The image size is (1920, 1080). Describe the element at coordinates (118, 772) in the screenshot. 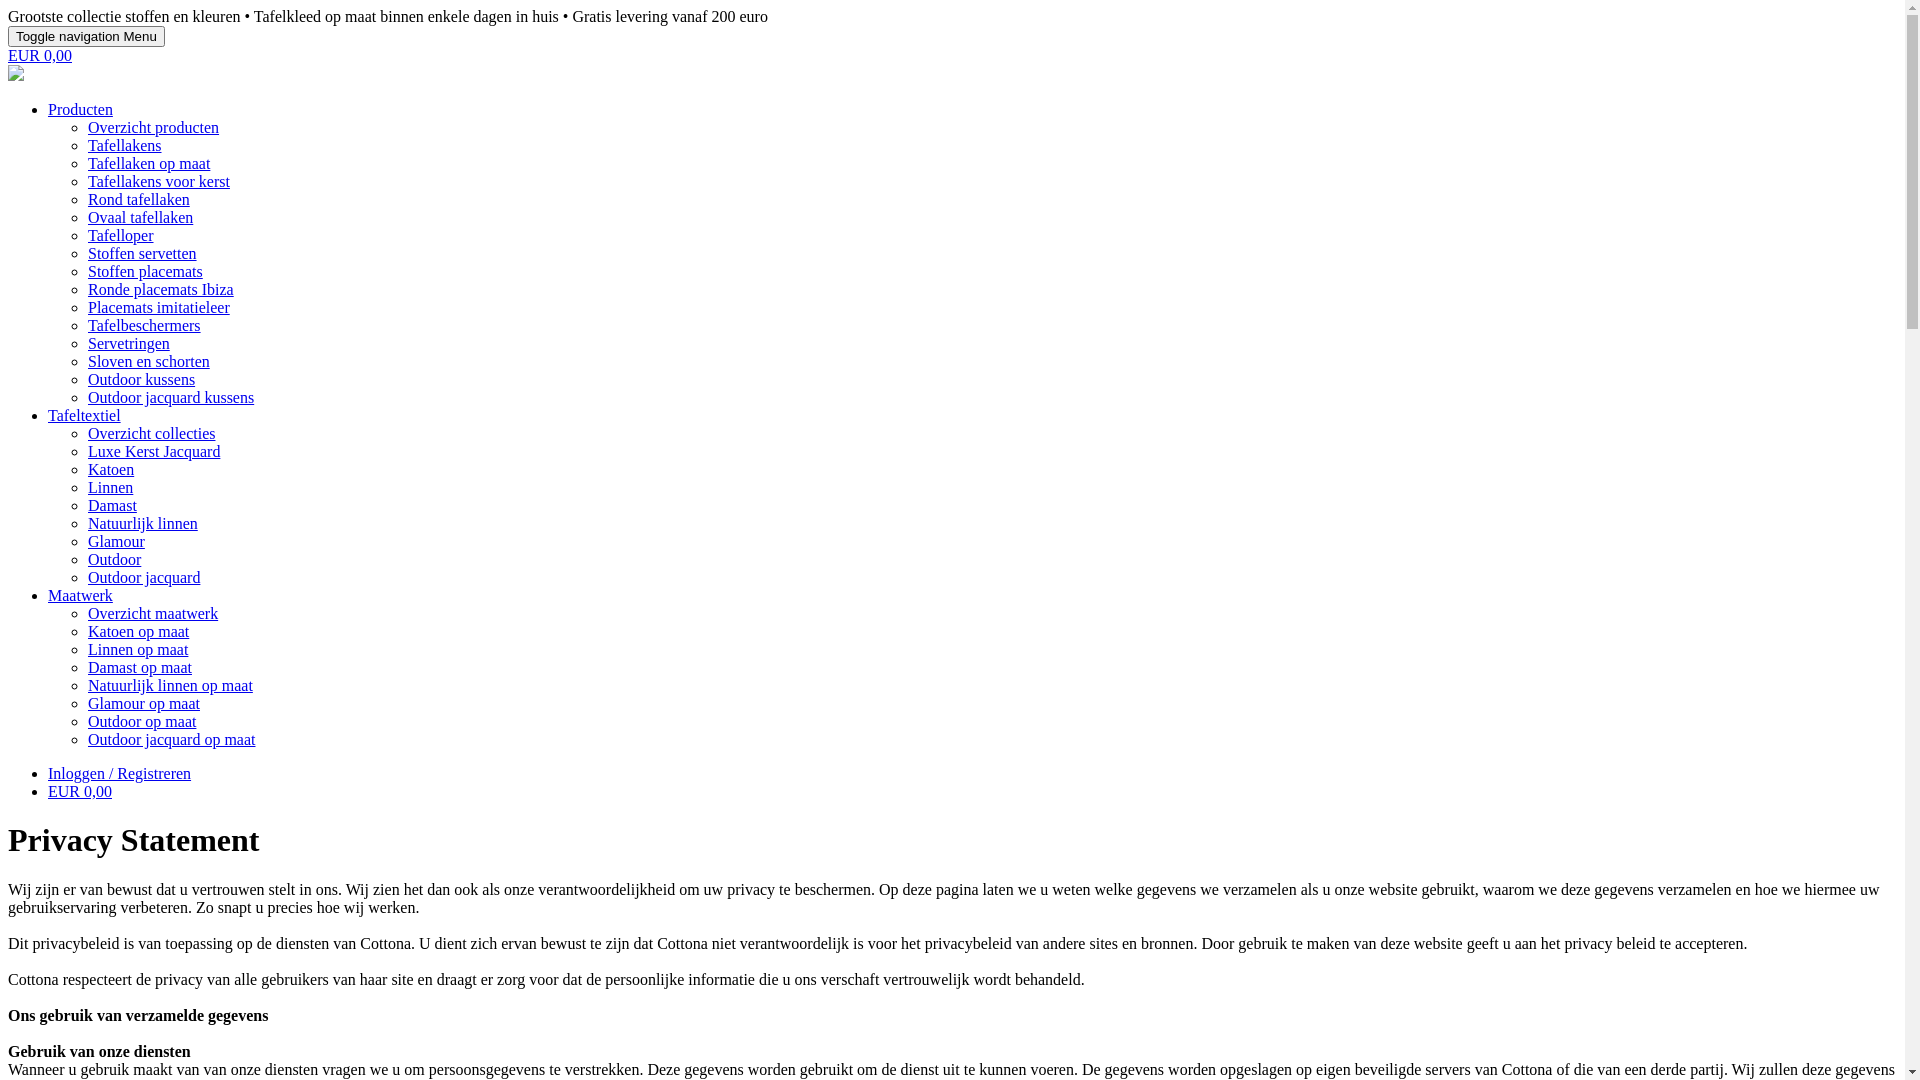

I see `'Inloggen / Registreren'` at that location.